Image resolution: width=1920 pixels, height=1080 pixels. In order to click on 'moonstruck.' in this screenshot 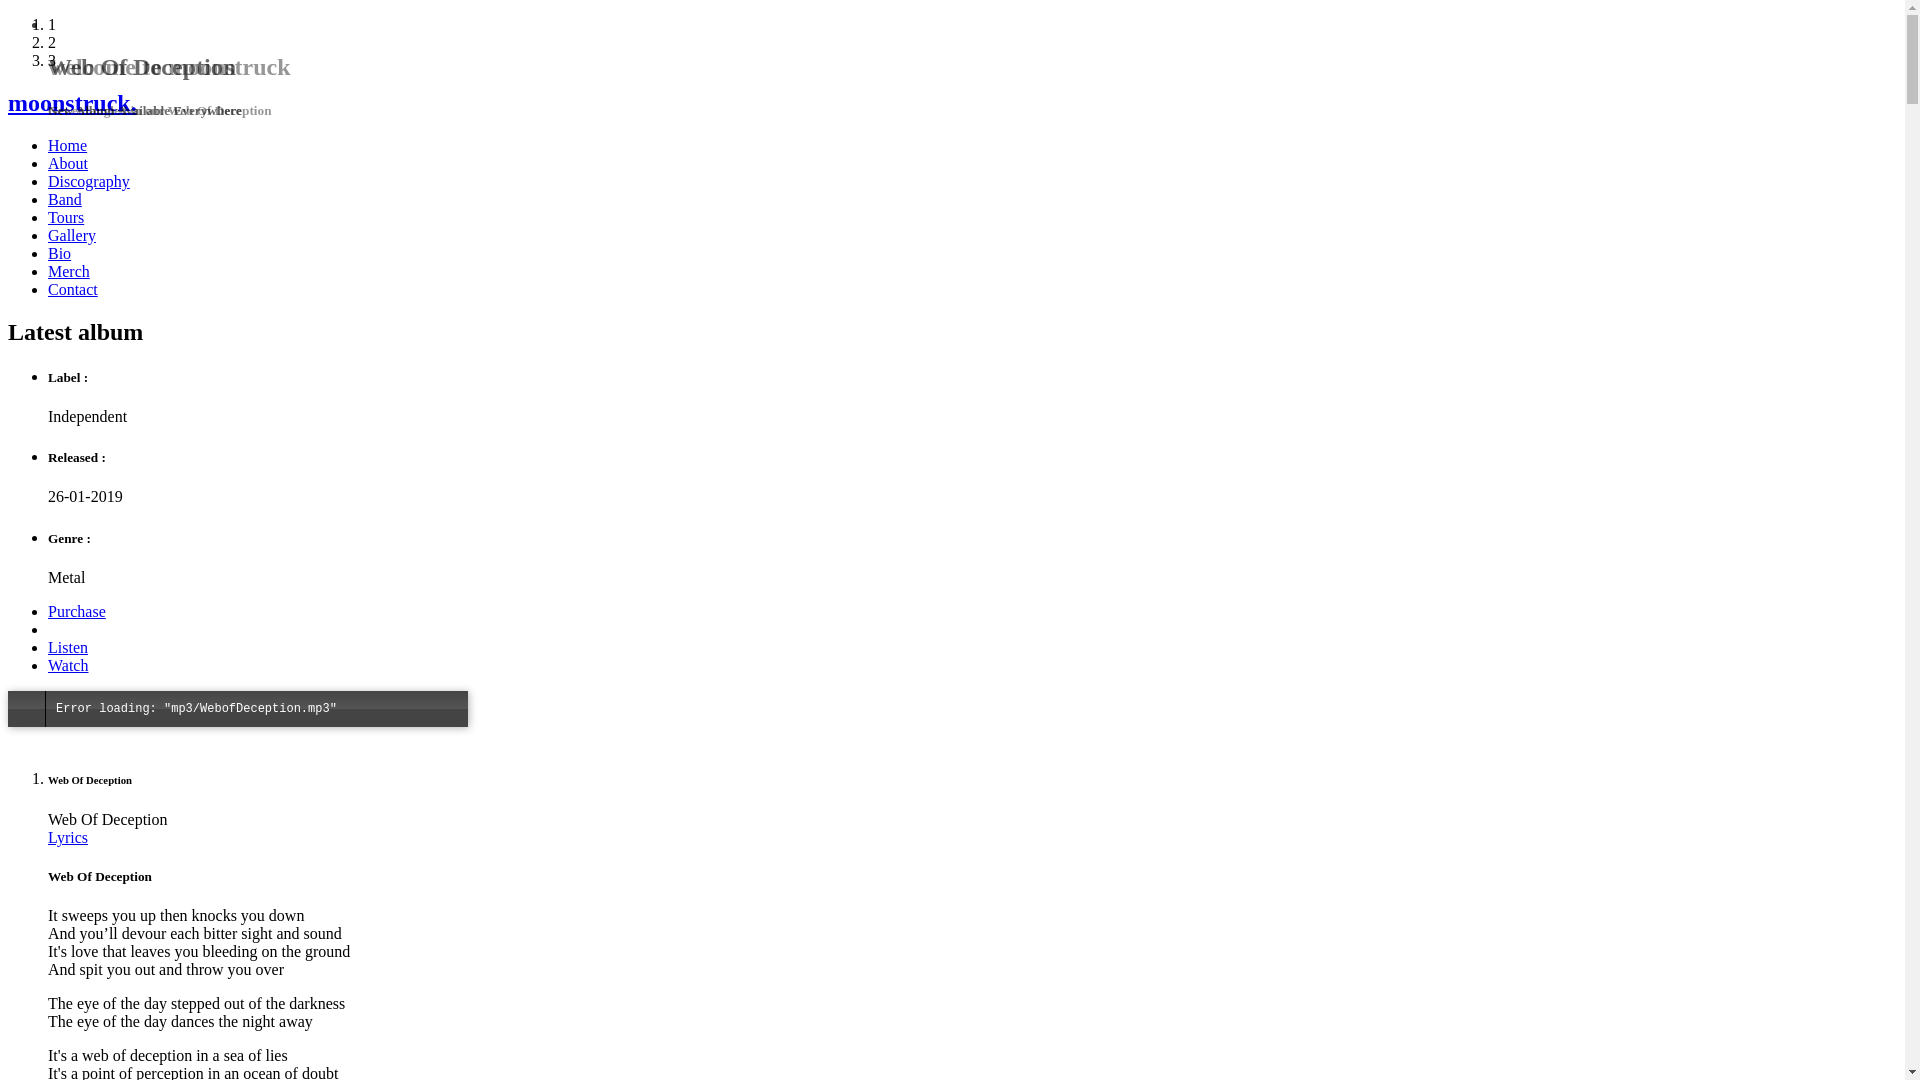, I will do `click(951, 103)`.